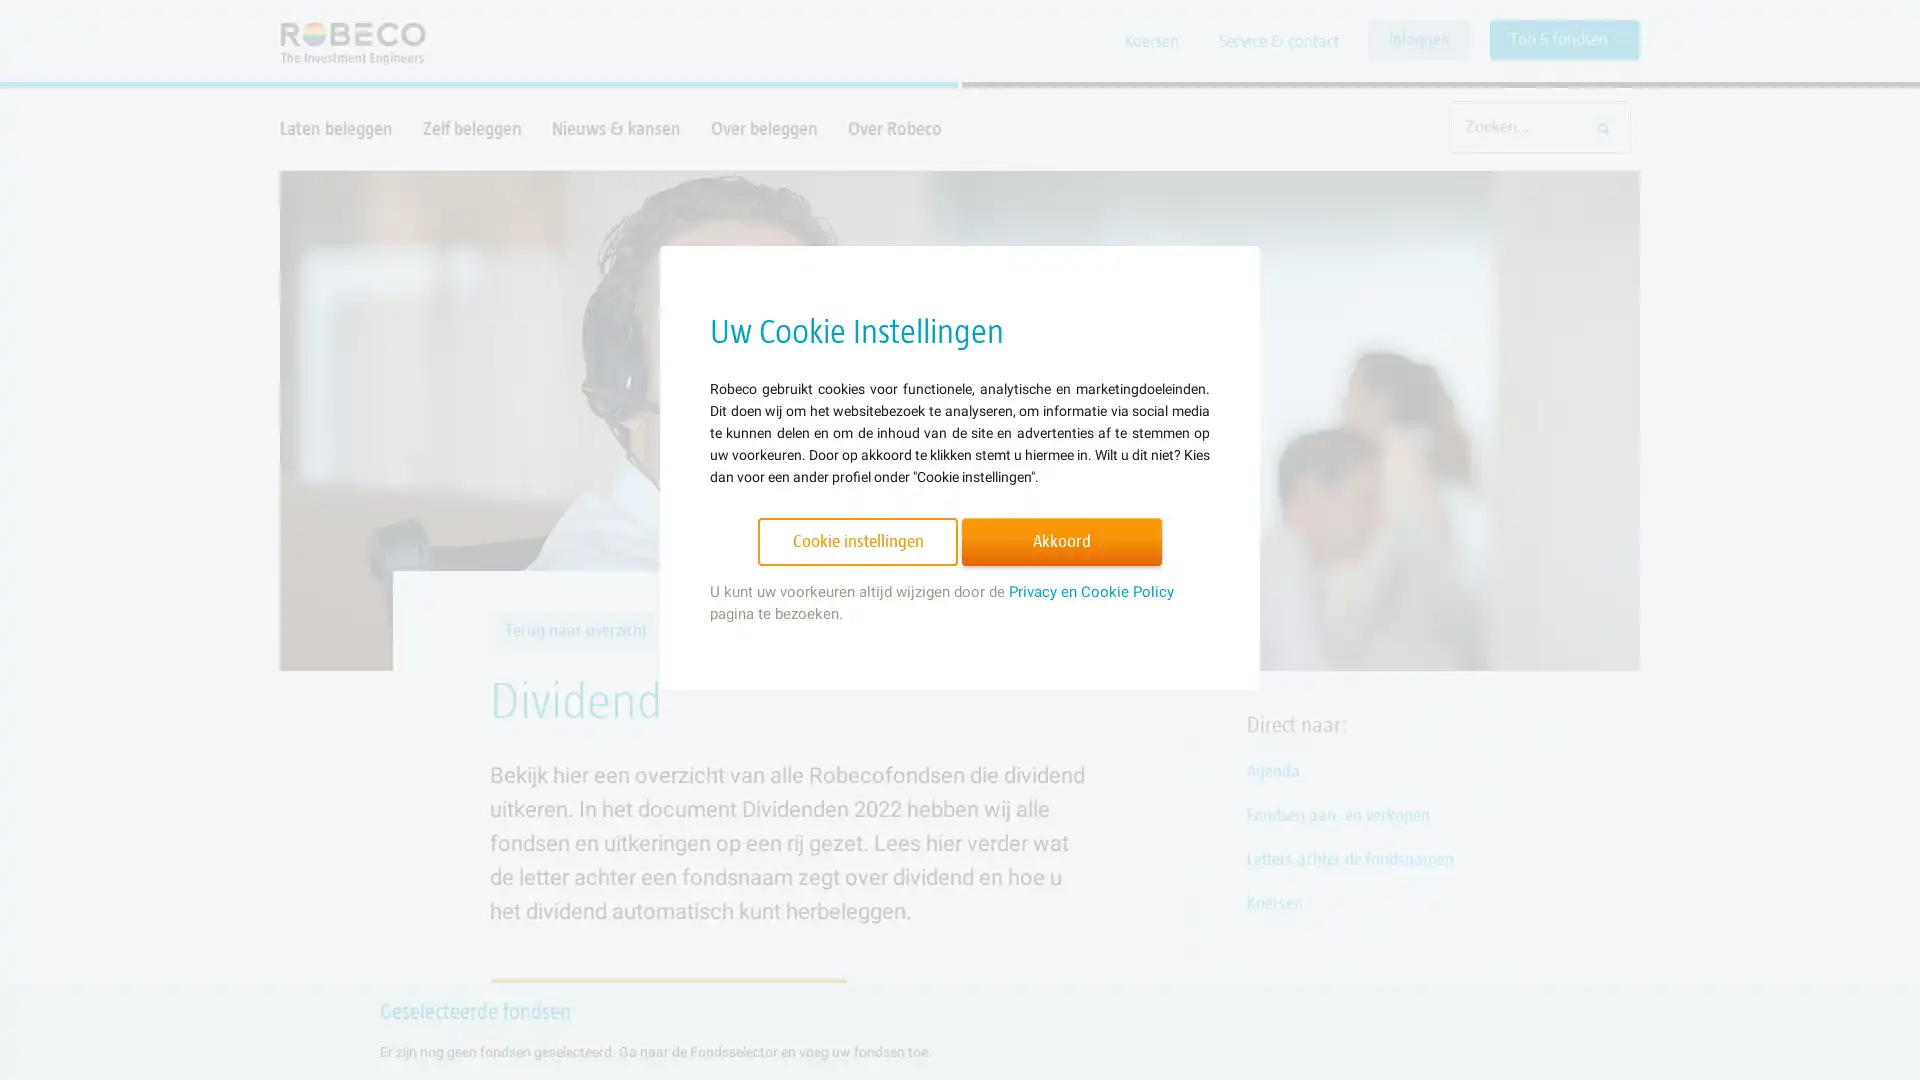 This screenshot has height=1080, width=1920. What do you see at coordinates (893, 128) in the screenshot?
I see `Over Robeco` at bounding box center [893, 128].